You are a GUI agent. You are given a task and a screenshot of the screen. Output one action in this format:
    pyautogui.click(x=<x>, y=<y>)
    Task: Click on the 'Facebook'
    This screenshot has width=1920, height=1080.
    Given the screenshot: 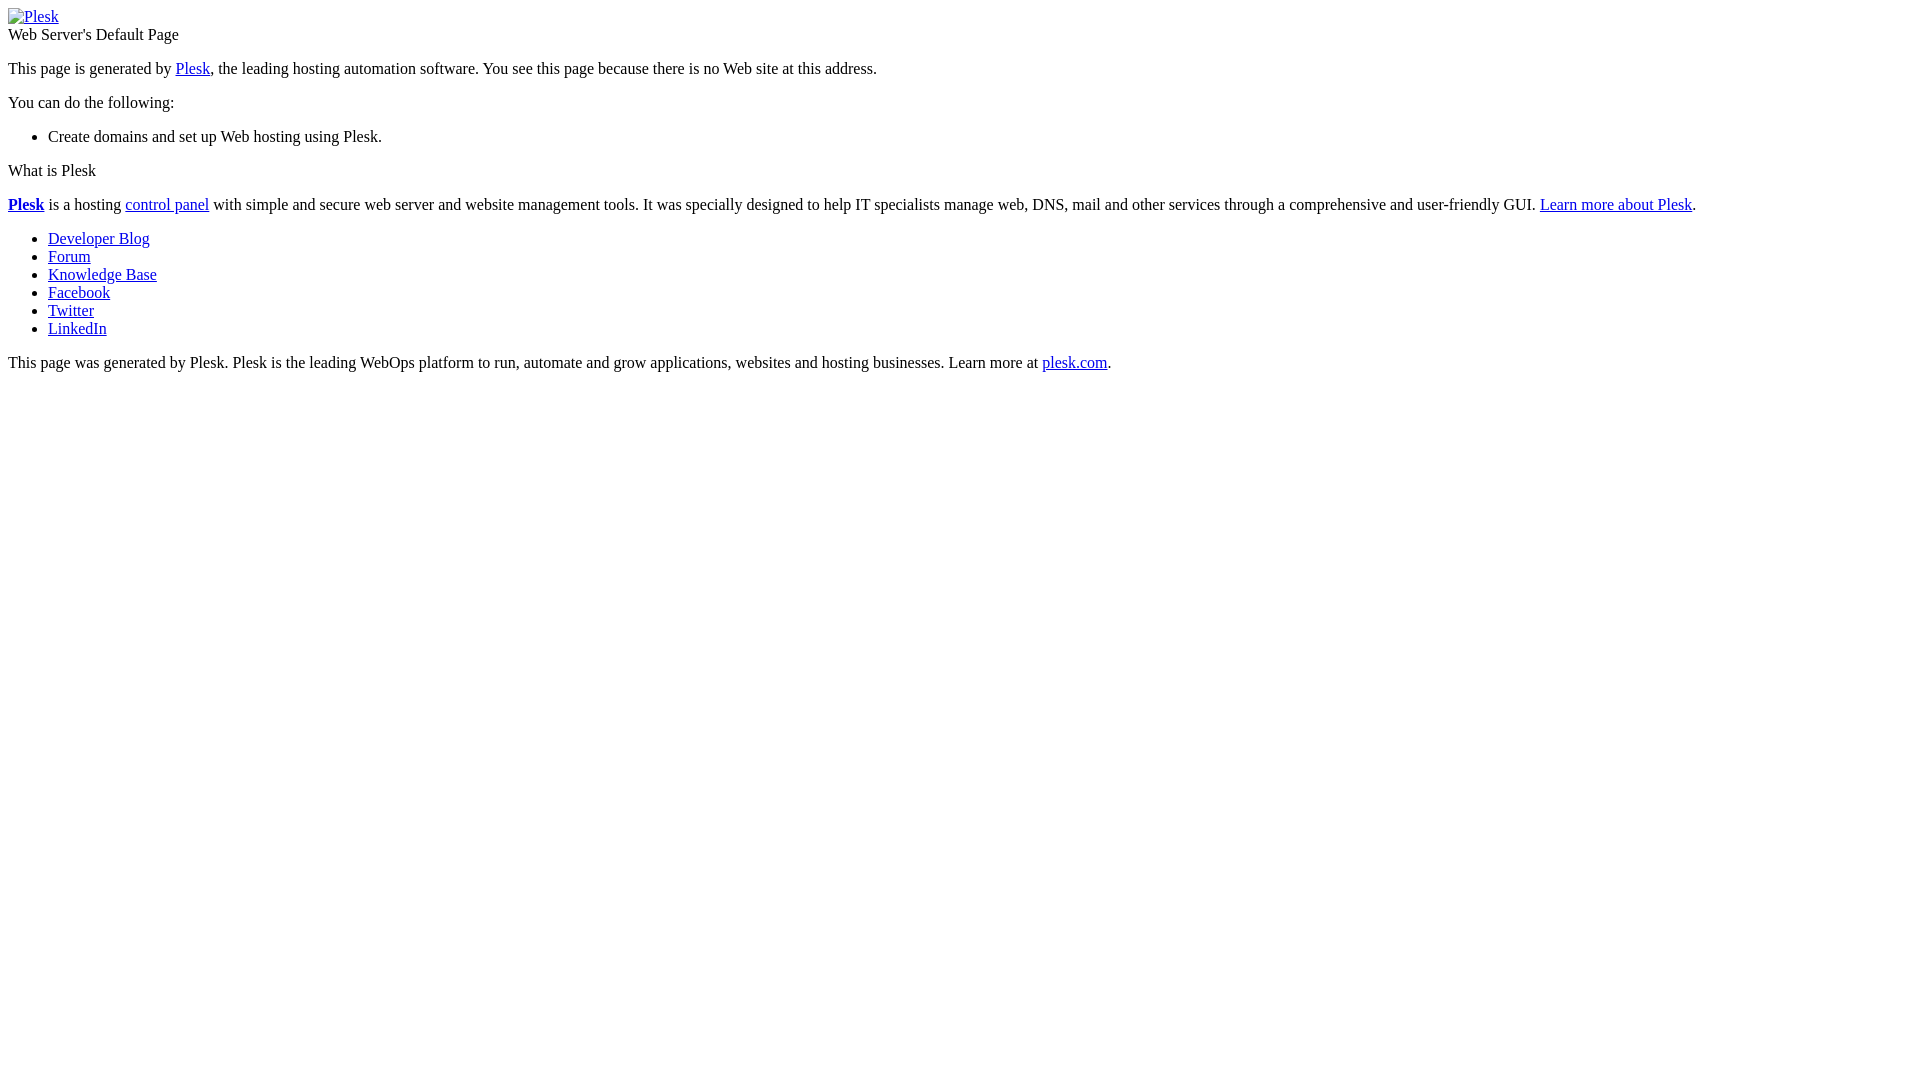 What is the action you would take?
    pyautogui.click(x=78, y=292)
    